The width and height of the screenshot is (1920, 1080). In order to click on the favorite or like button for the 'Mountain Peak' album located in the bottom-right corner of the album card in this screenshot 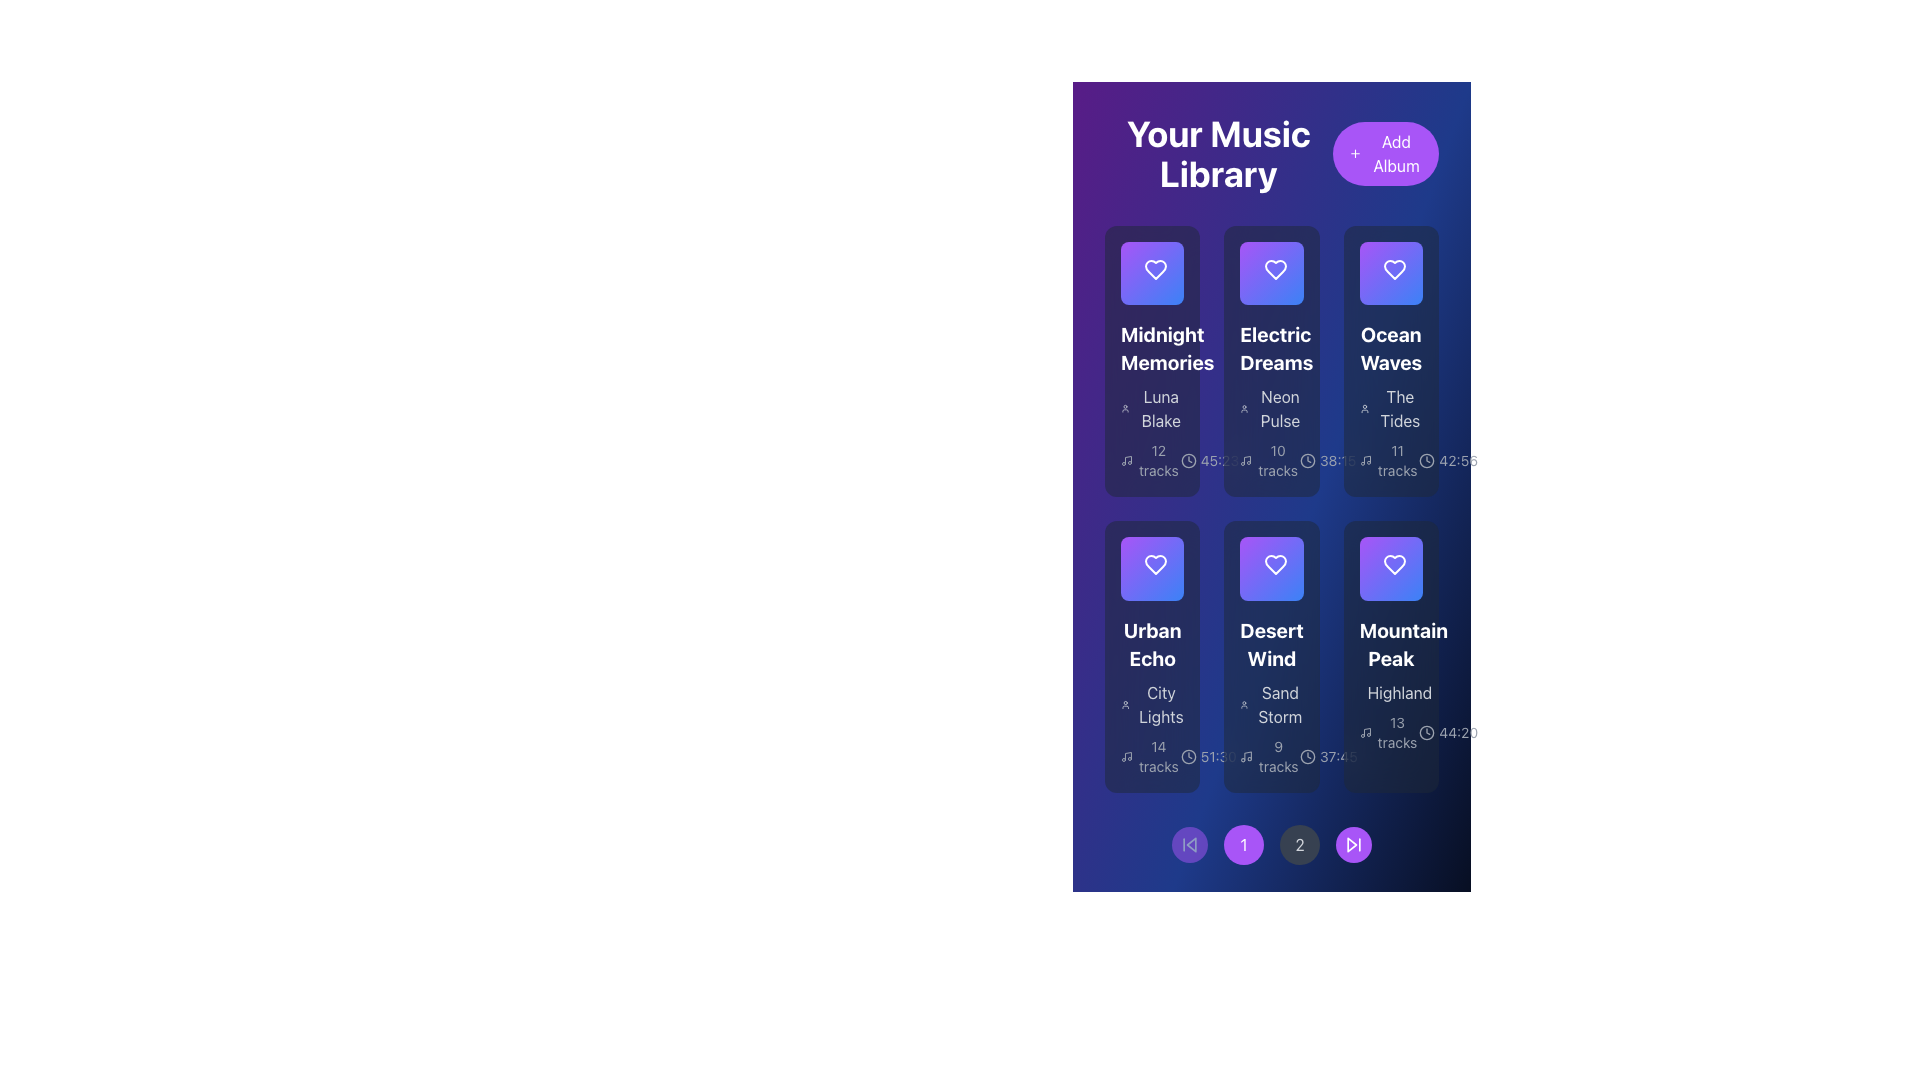, I will do `click(1390, 569)`.